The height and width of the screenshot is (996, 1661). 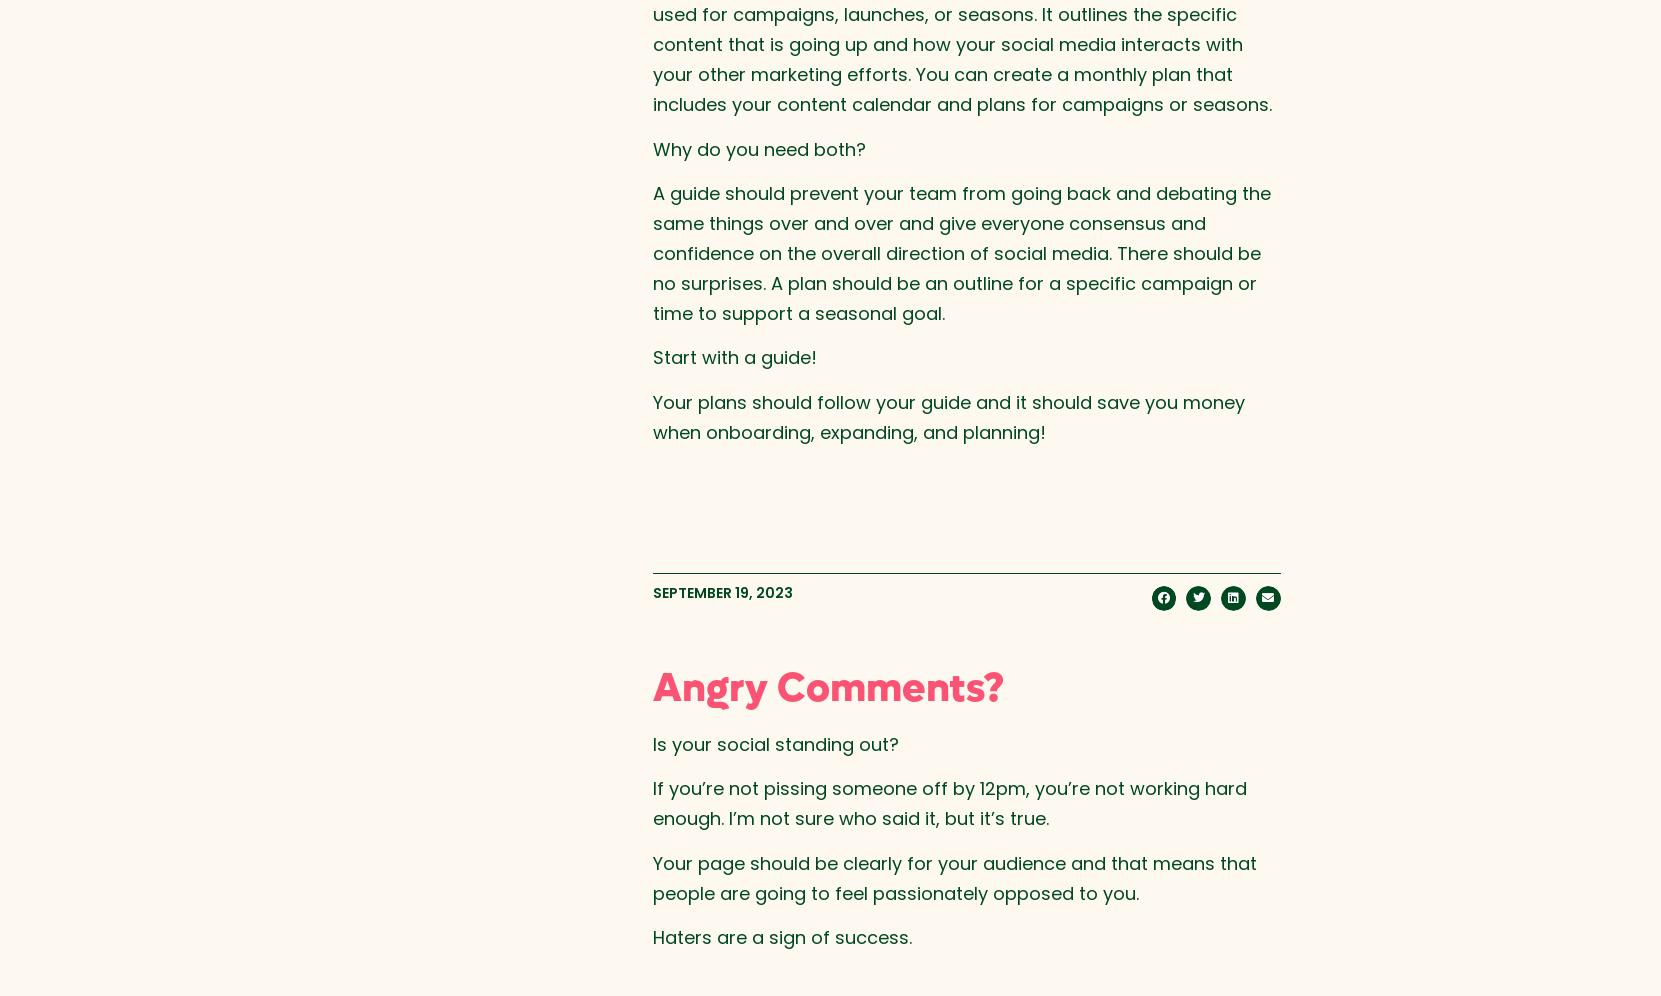 What do you see at coordinates (780, 936) in the screenshot?
I see `'Haters are a sign of success.'` at bounding box center [780, 936].